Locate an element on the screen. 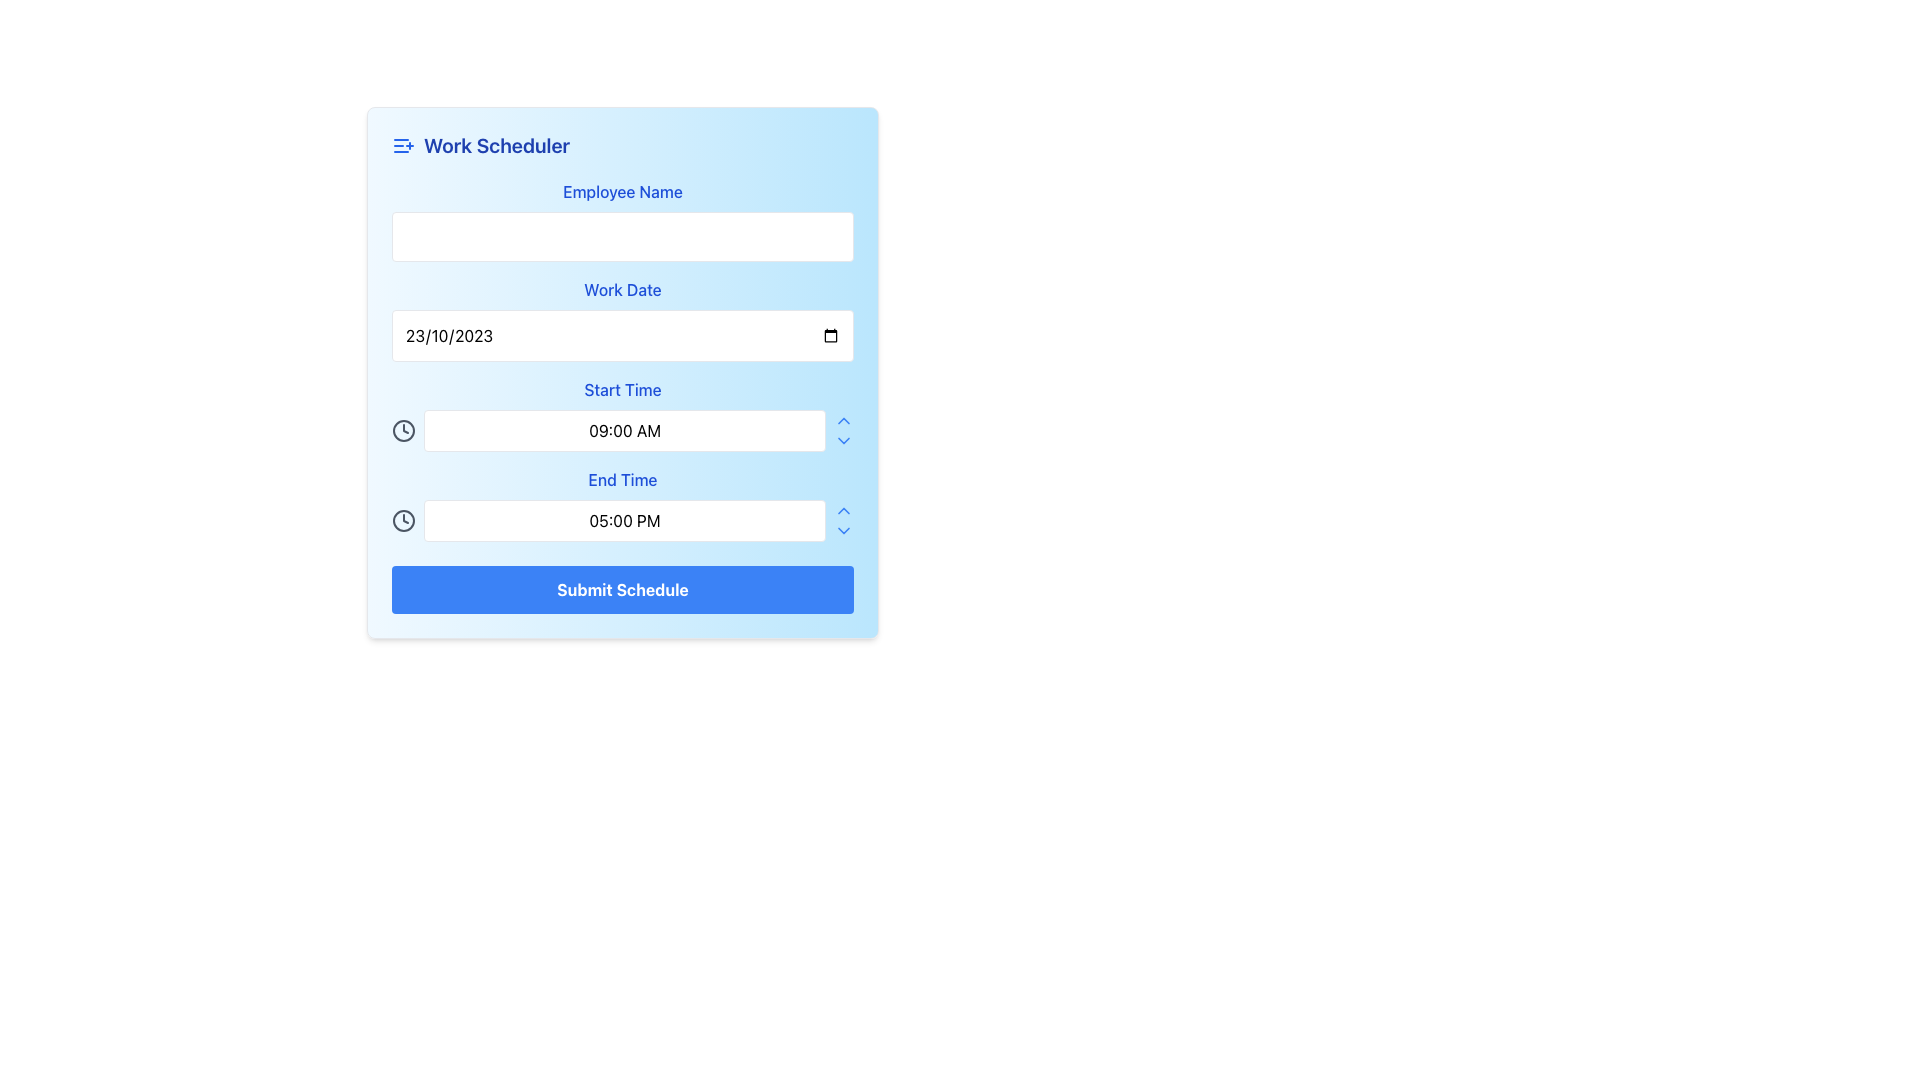 The image size is (1920, 1080). the circular clock icon with a light outline located to the left of the 'Start Time' input field is located at coordinates (402, 430).